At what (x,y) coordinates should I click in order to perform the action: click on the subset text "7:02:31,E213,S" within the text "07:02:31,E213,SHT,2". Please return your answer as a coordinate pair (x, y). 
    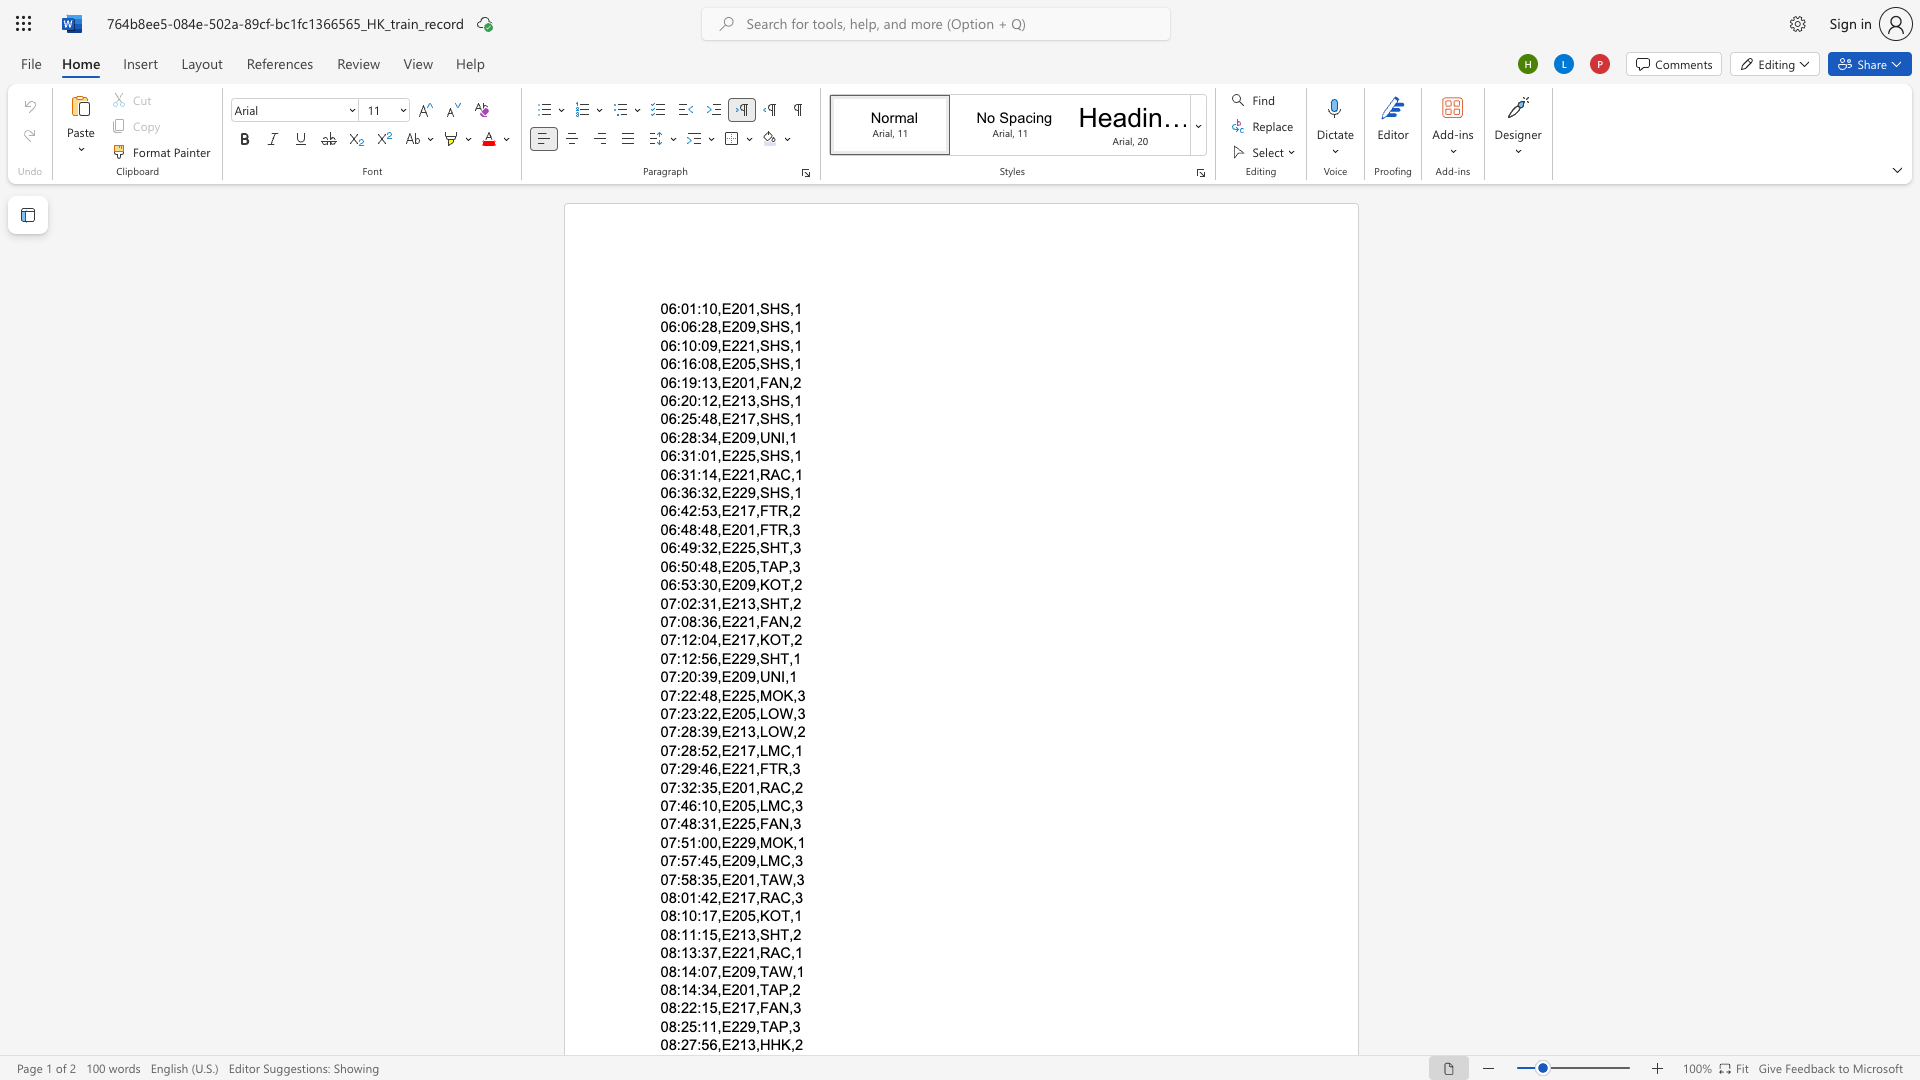
    Looking at the image, I should click on (668, 602).